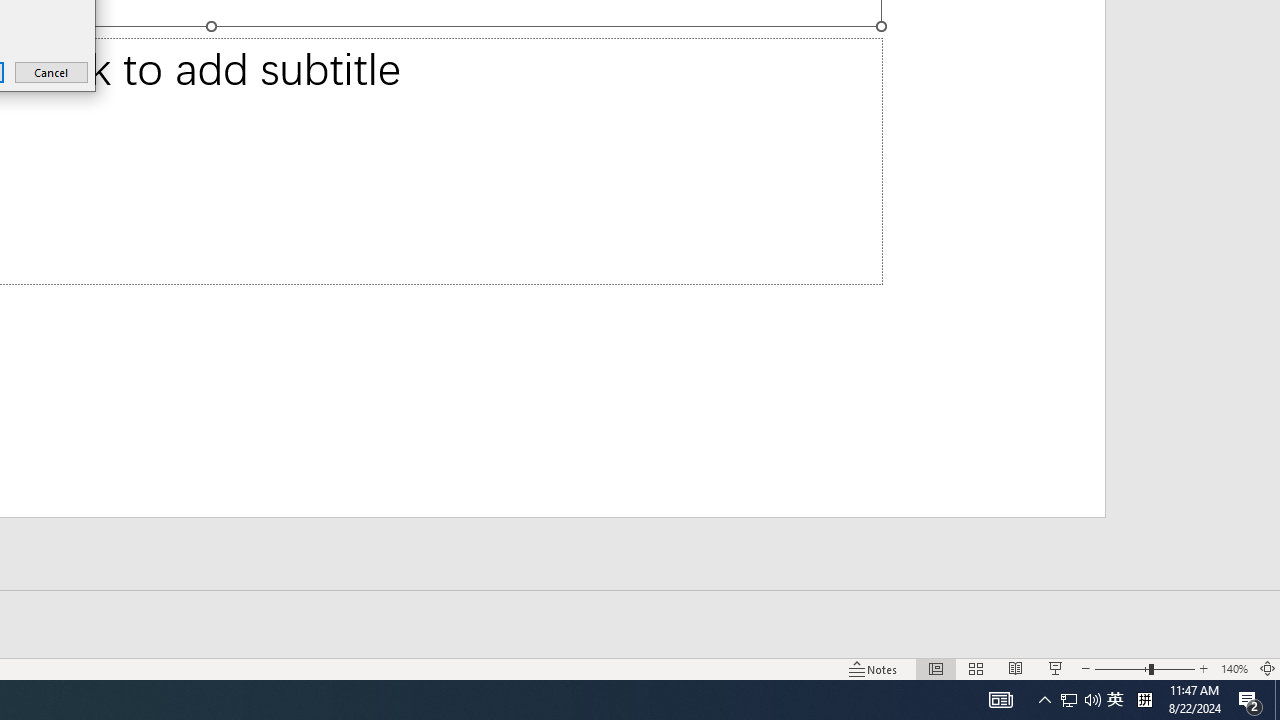 This screenshot has width=1280, height=720. I want to click on 'Zoom 140%', so click(1233, 669).